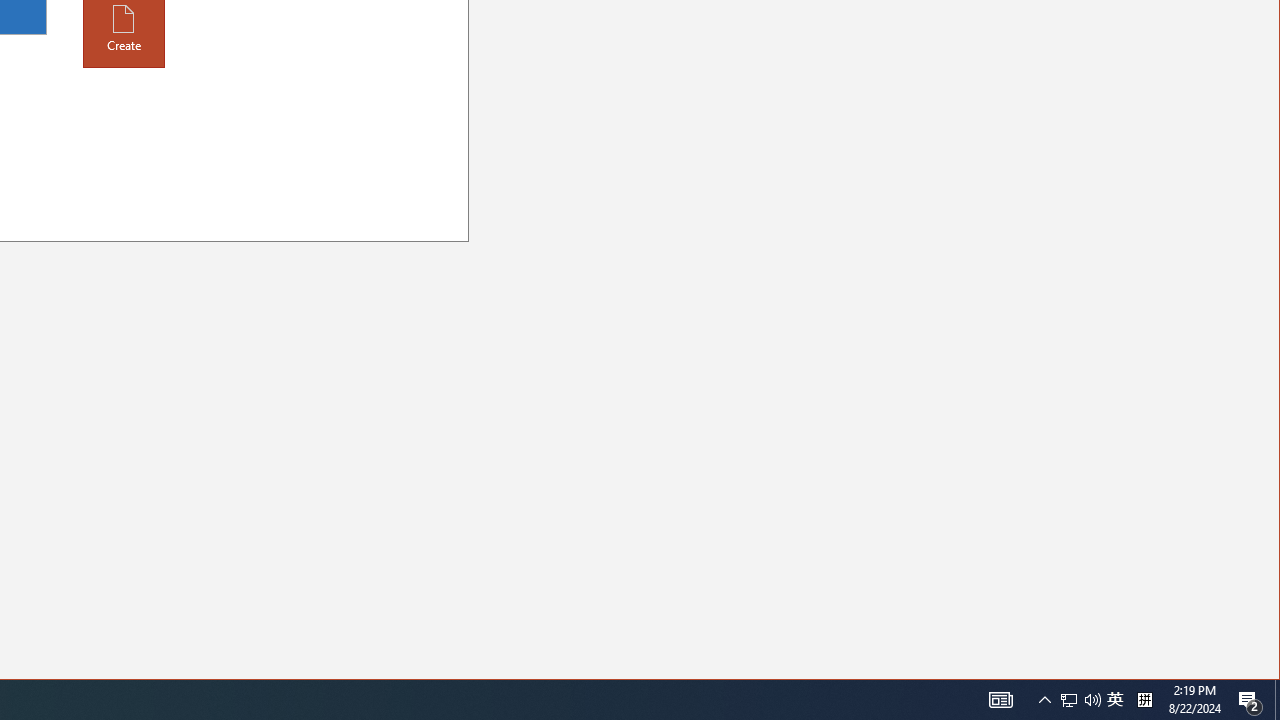  What do you see at coordinates (1250, 698) in the screenshot?
I see `'Action Center, 2 new notifications'` at bounding box center [1250, 698].